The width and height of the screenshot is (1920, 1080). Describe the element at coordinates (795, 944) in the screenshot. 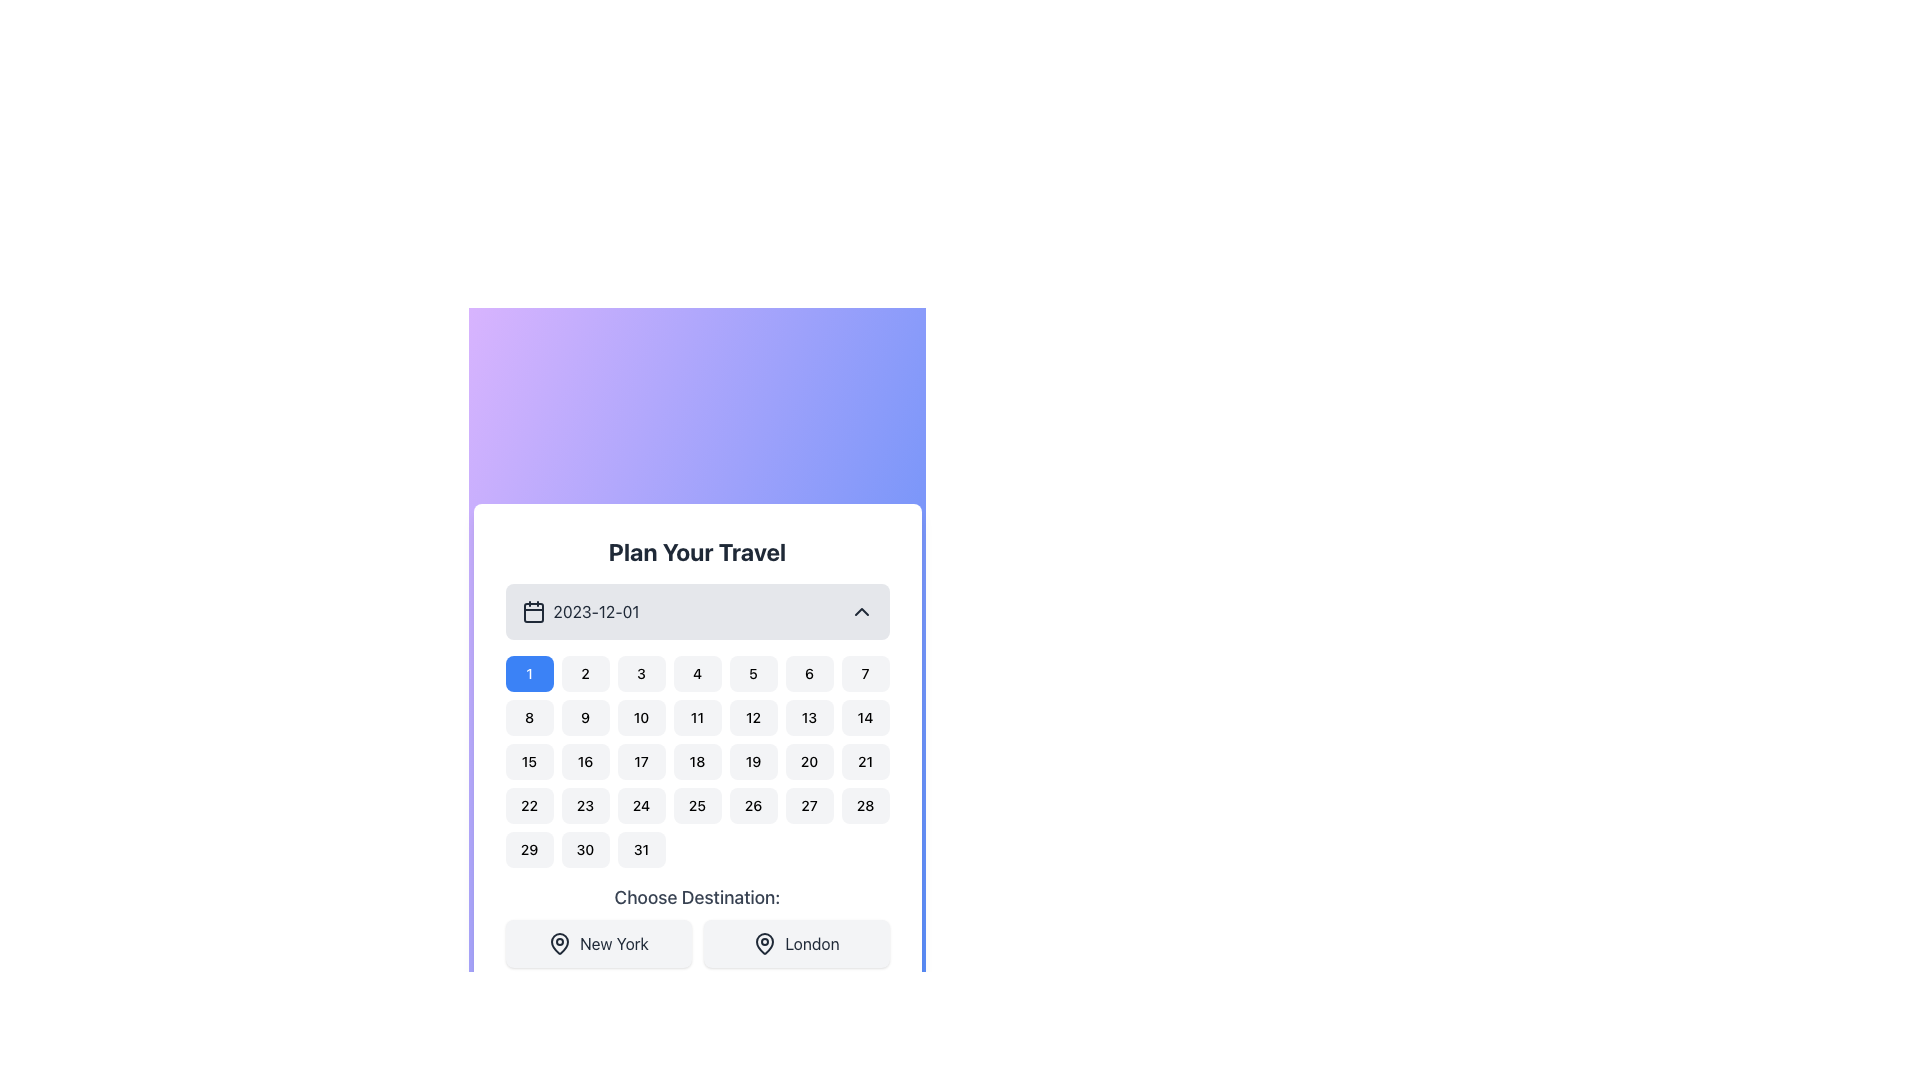

I see `the rectangular button with a light gray background, dark navy blue map pin icon, and the text 'London'` at that location.